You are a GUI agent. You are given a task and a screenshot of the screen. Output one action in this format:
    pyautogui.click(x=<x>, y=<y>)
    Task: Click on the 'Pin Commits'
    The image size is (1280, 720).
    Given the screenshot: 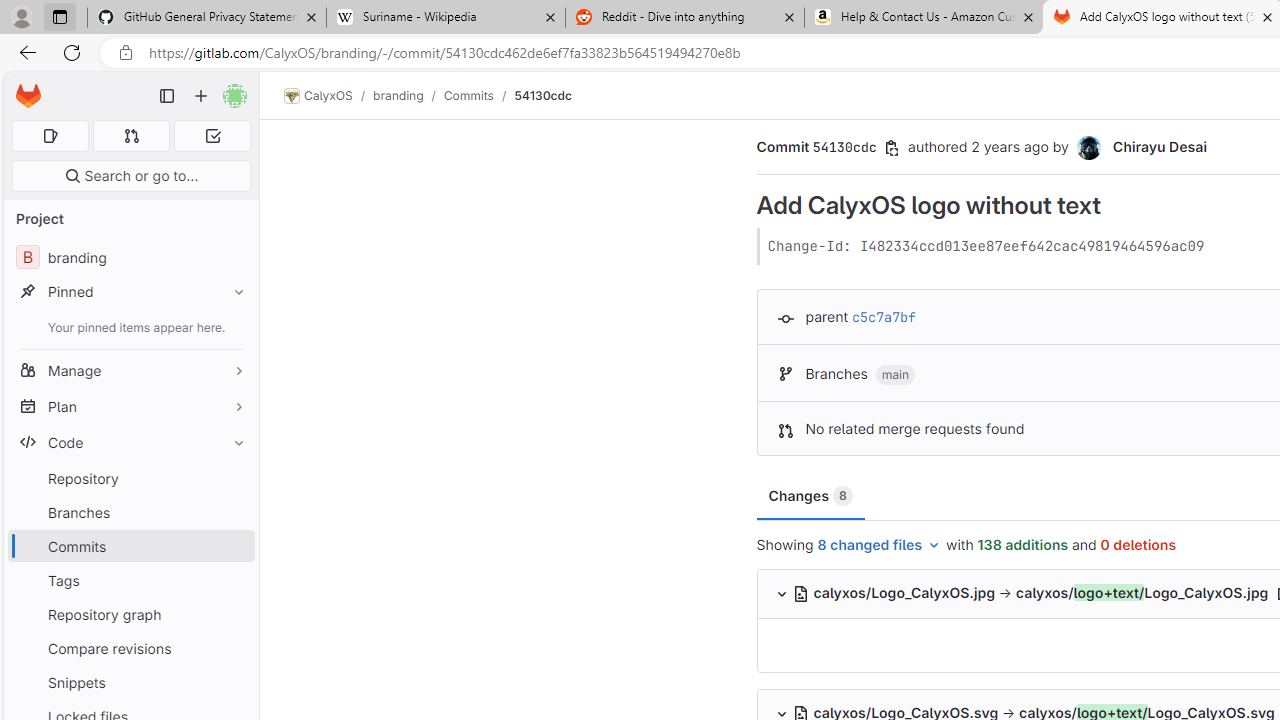 What is the action you would take?
    pyautogui.click(x=234, y=546)
    